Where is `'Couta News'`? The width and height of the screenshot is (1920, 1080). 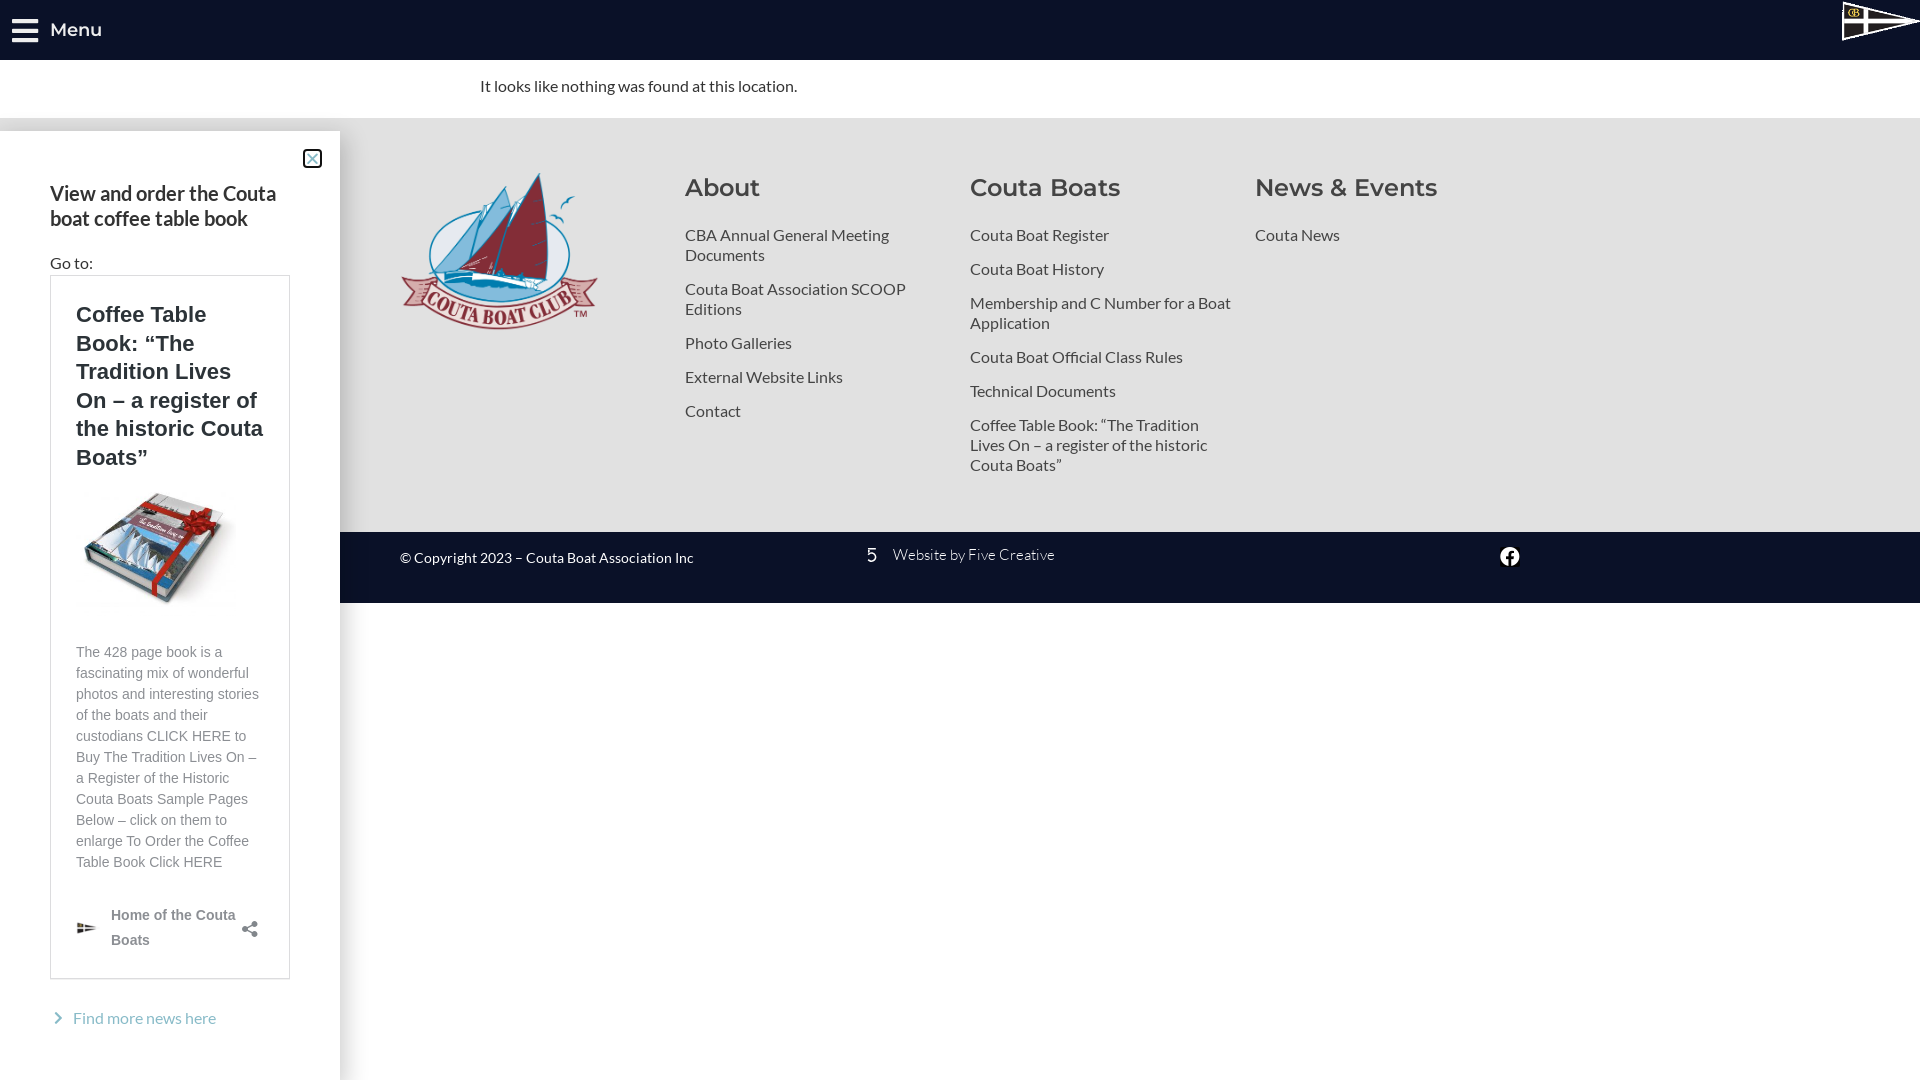
'Couta News' is located at coordinates (1386, 234).